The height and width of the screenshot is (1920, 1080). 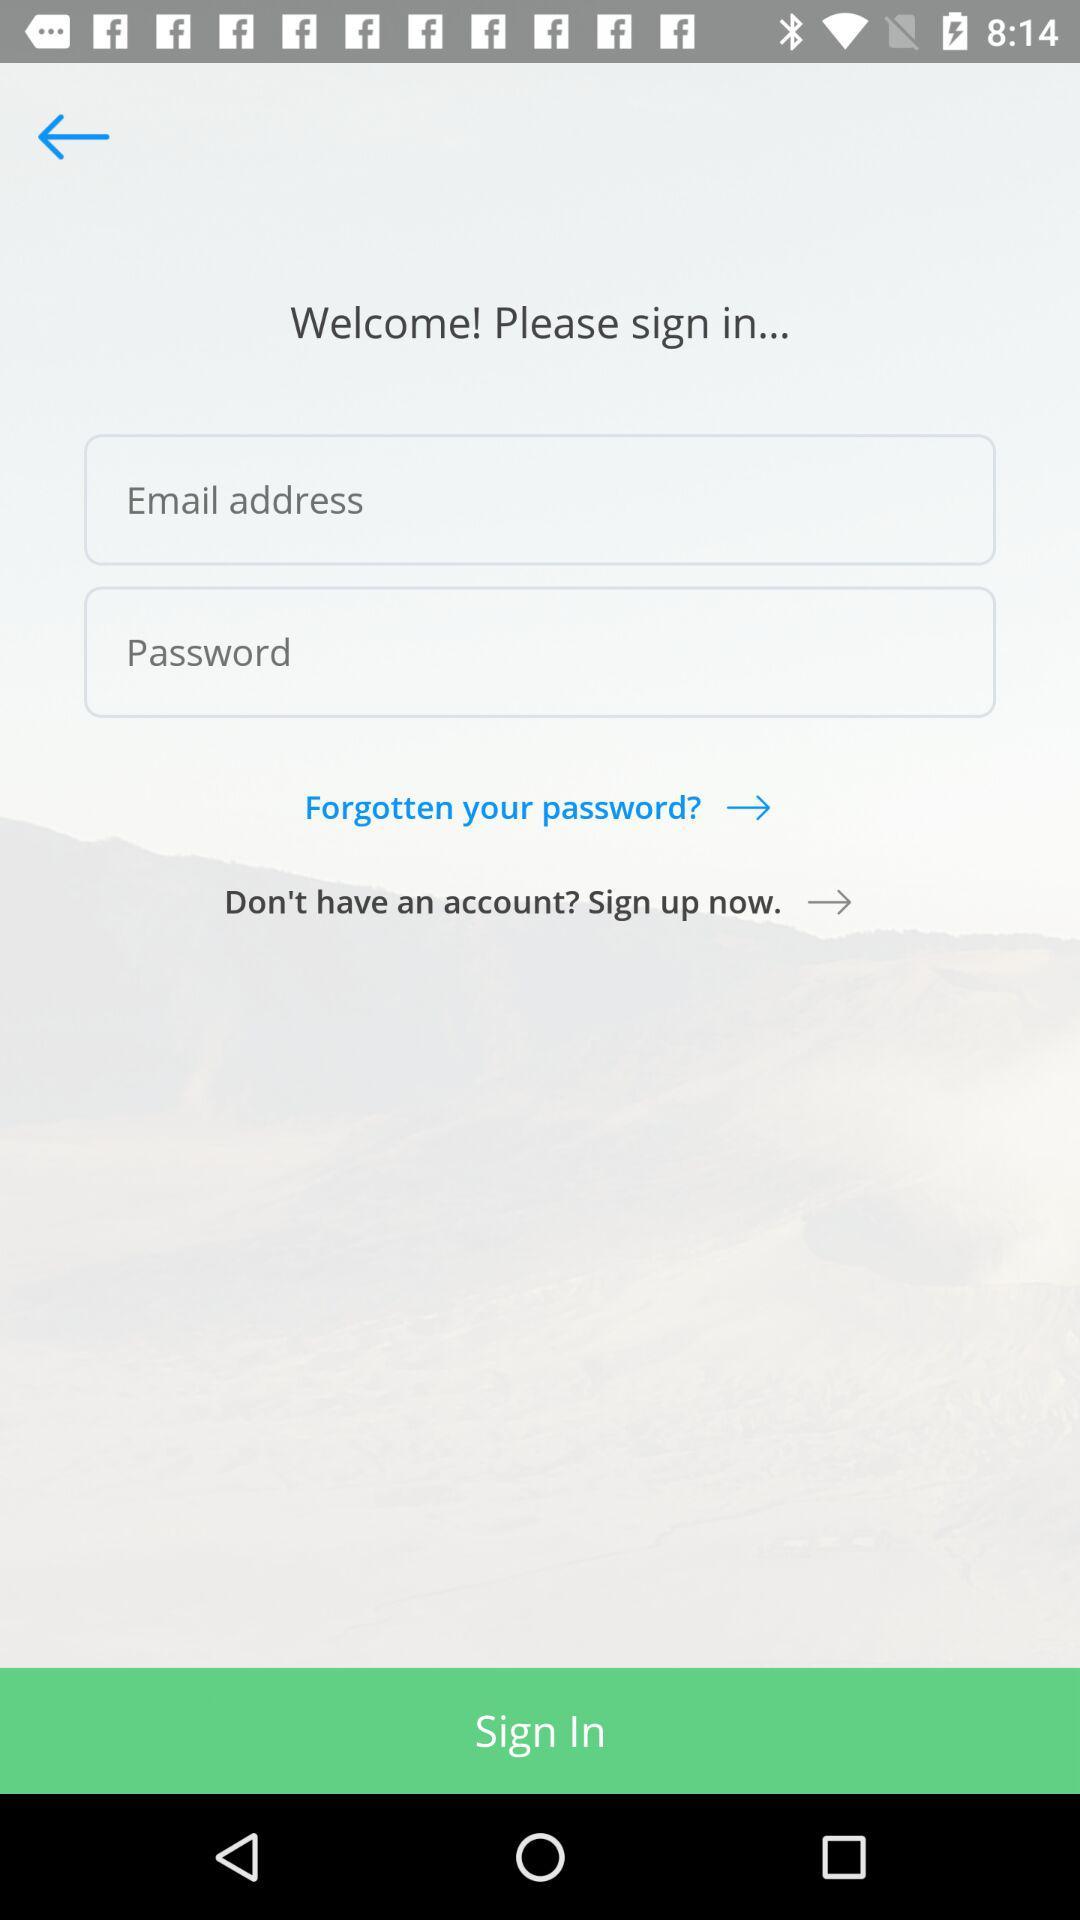 What do you see at coordinates (540, 900) in the screenshot?
I see `item below the forgotten your password?` at bounding box center [540, 900].